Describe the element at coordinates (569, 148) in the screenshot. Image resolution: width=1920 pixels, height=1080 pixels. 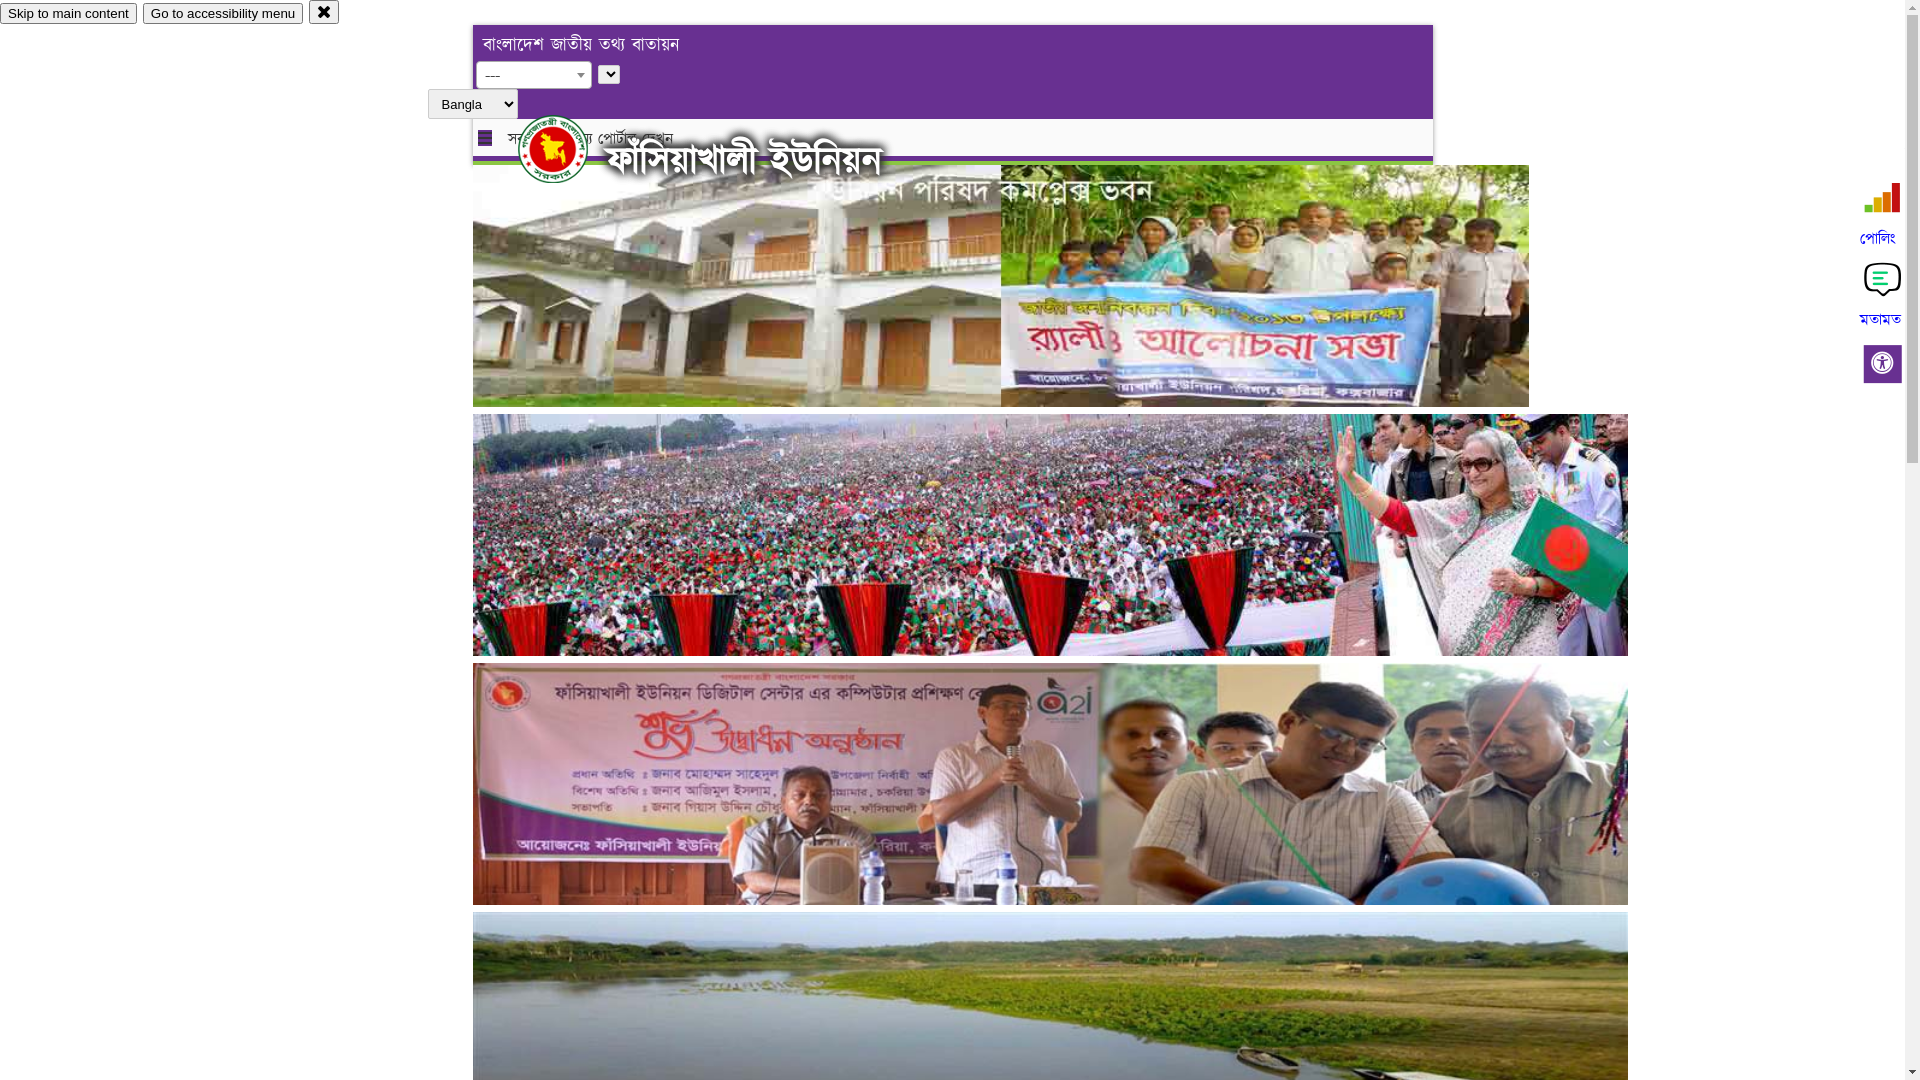
I see `'` at that location.